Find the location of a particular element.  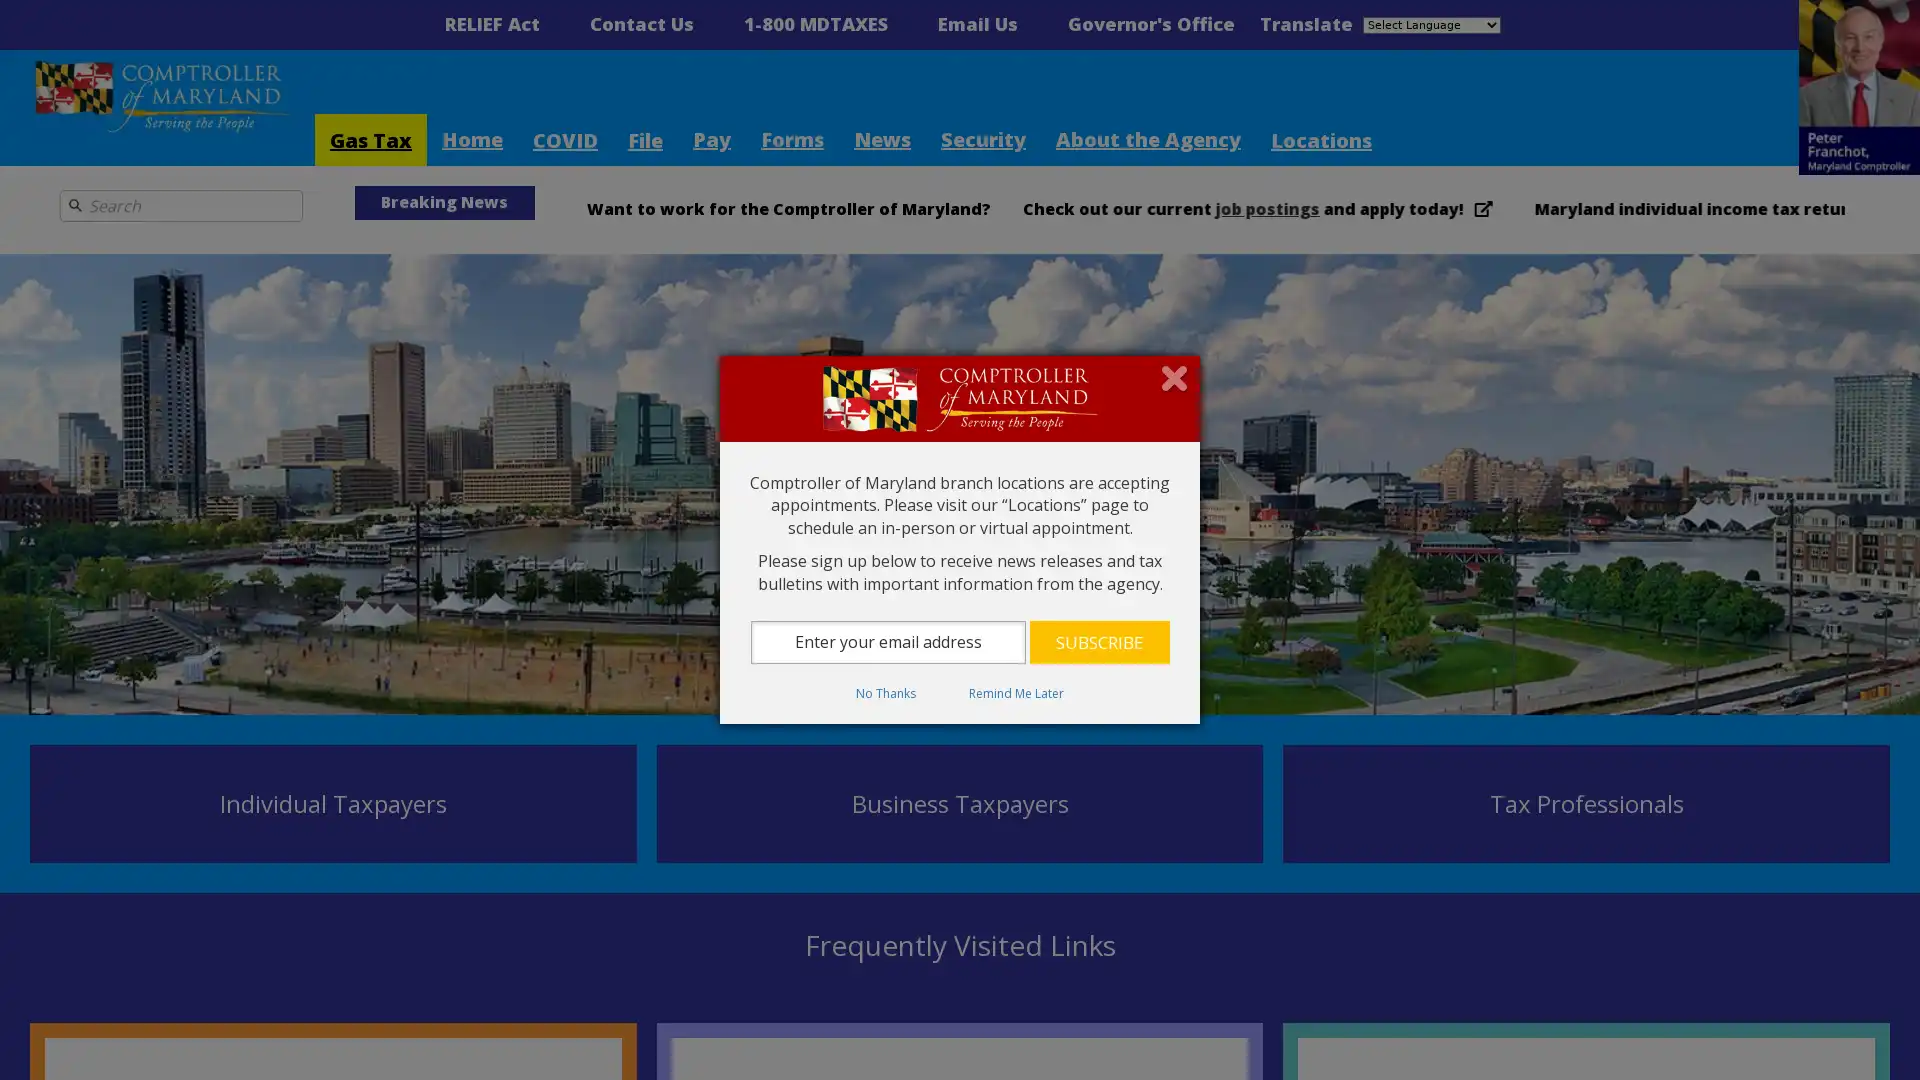

Subscribe is located at coordinates (1098, 641).